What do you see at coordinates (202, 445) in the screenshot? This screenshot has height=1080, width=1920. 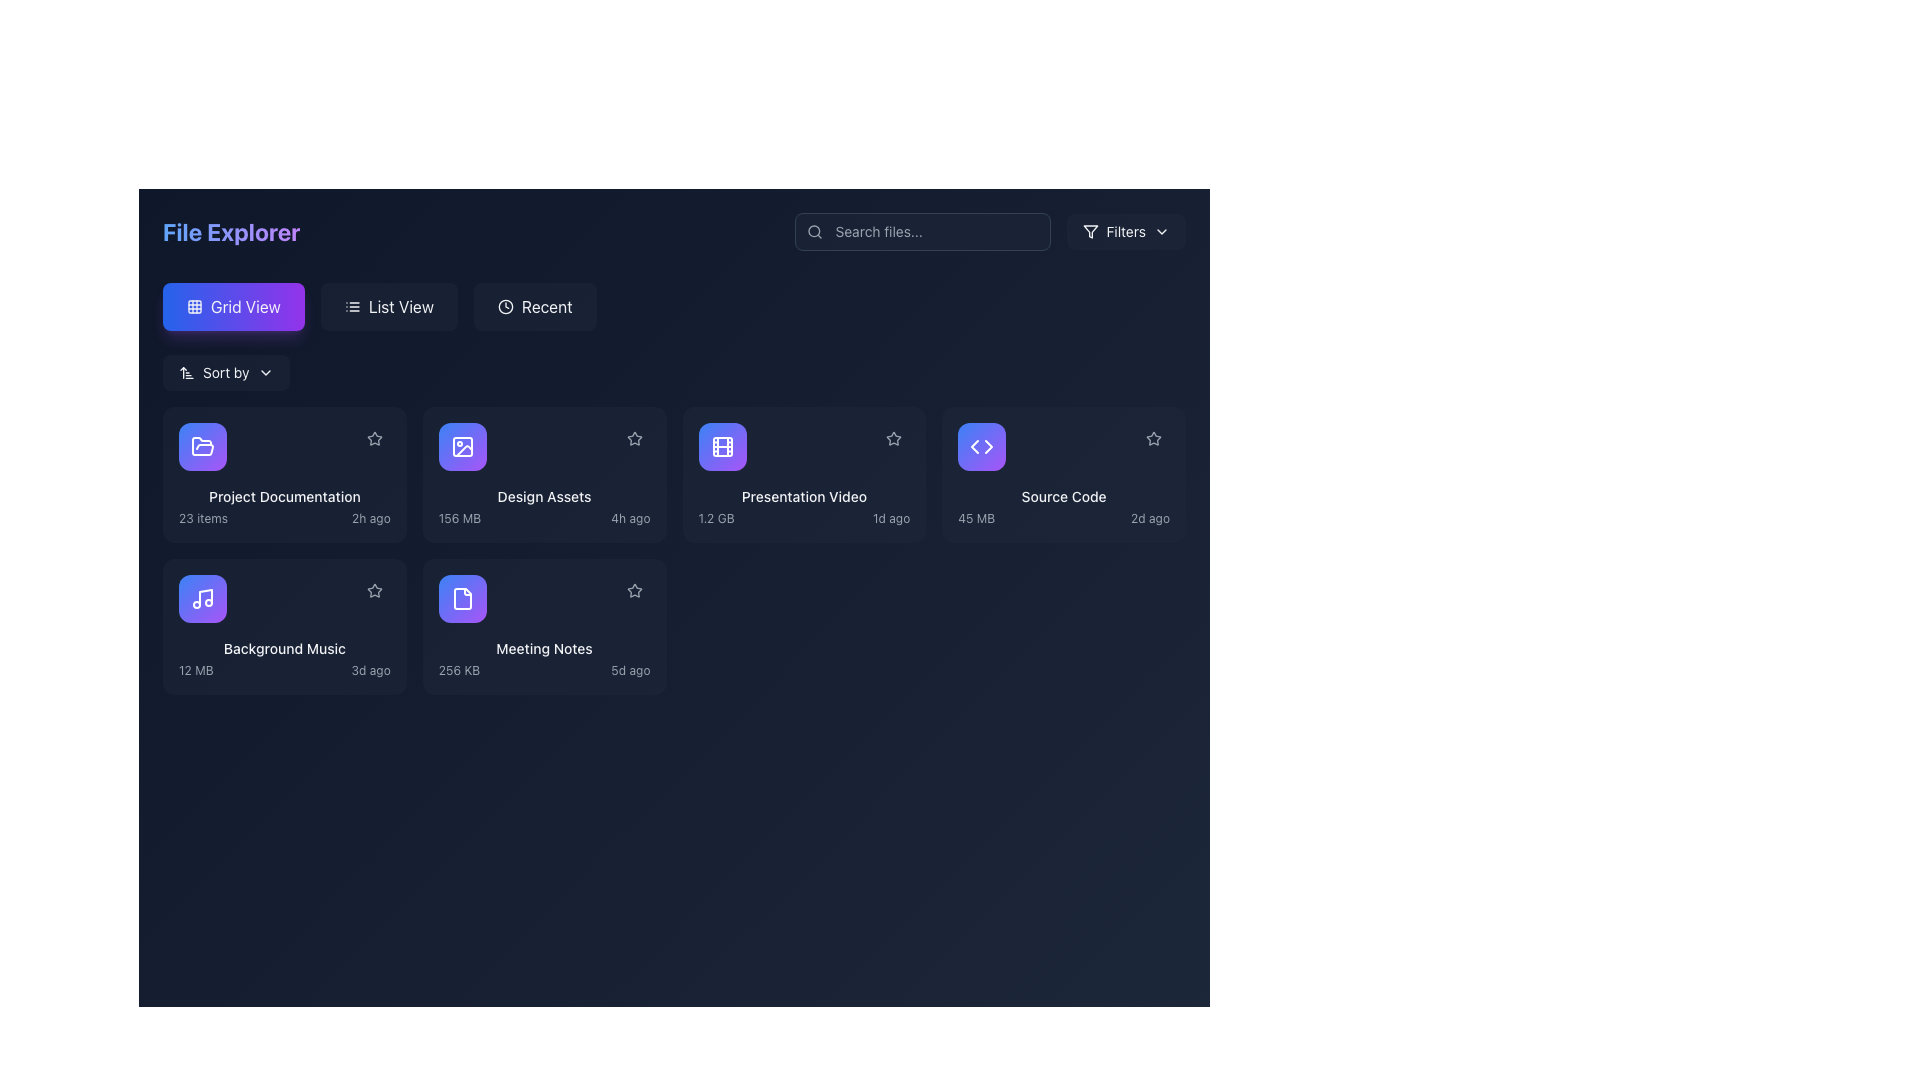 I see `the stylized purple folder icon with a white outline located in the first row and second column of the file grid interface, which is nested inside the 'Design Assets' card` at bounding box center [202, 445].